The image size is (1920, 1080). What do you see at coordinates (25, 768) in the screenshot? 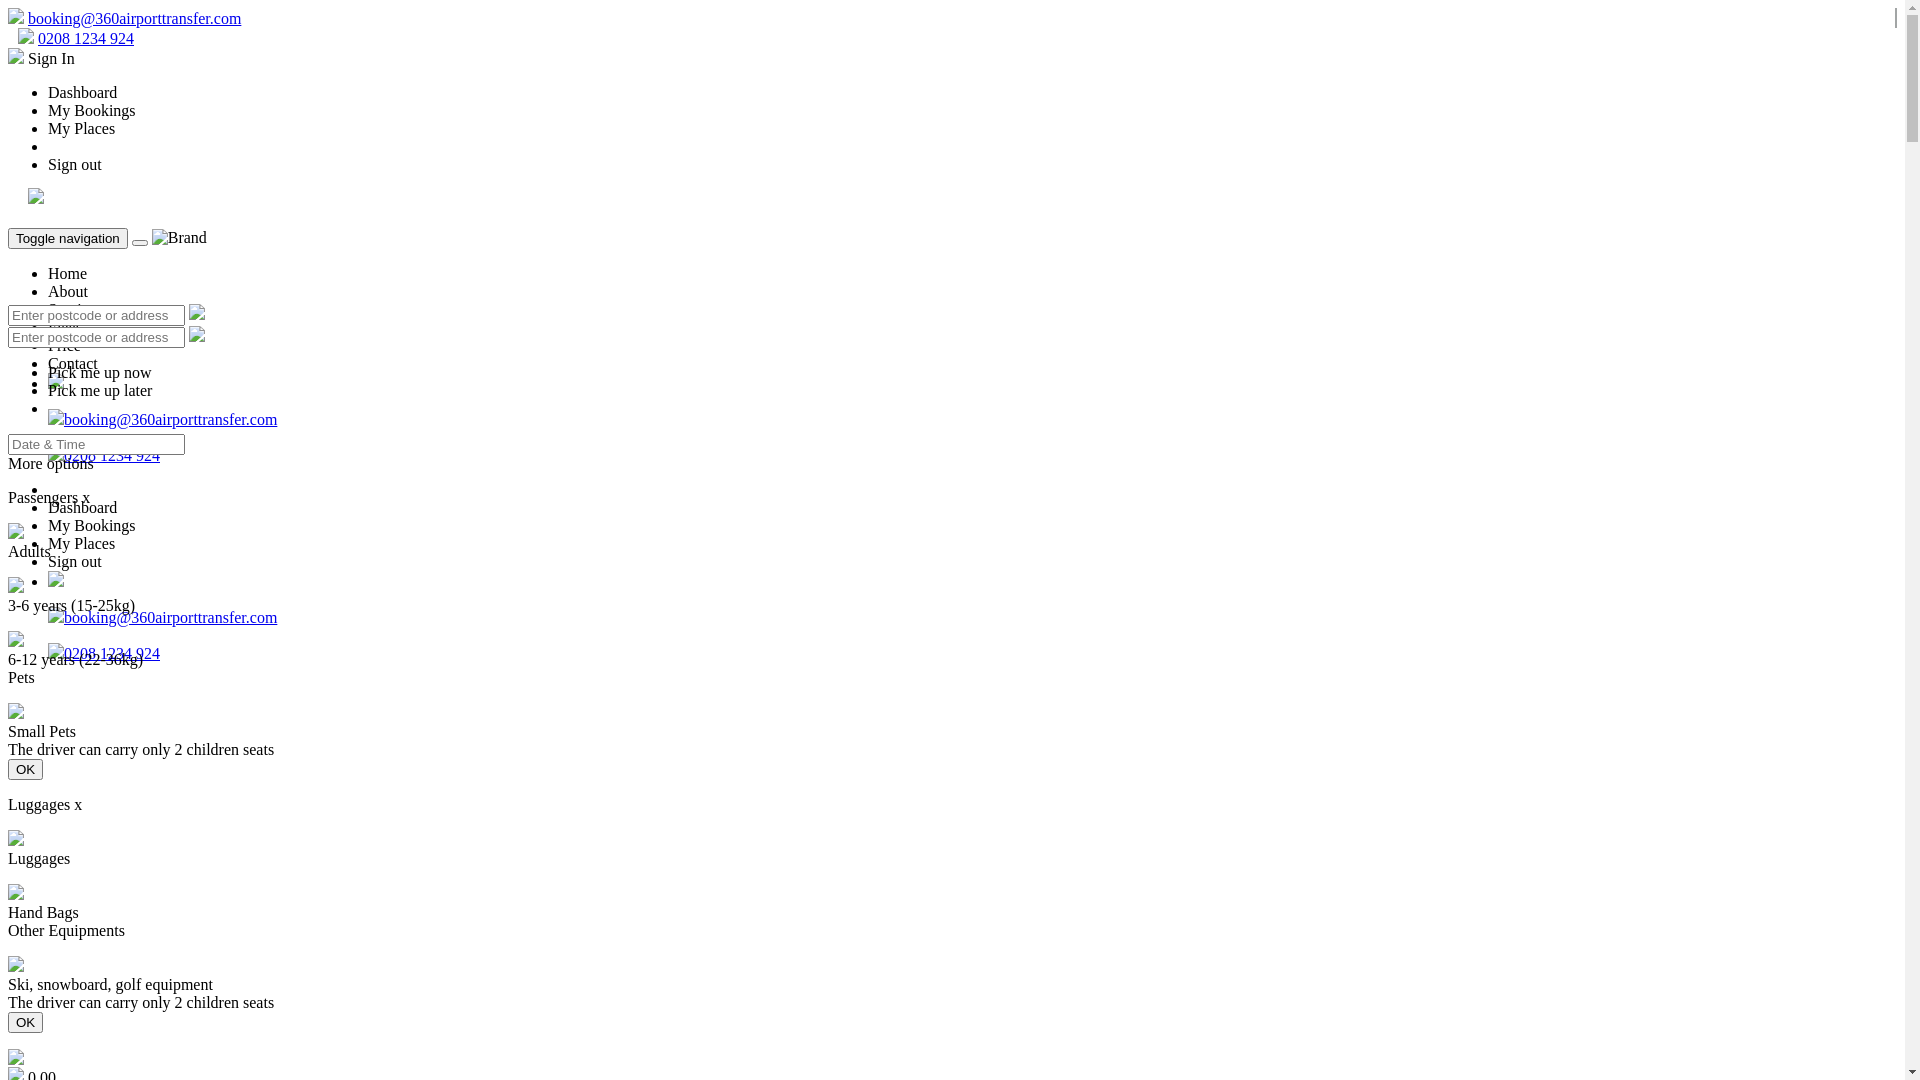
I see `'OK'` at bounding box center [25, 768].